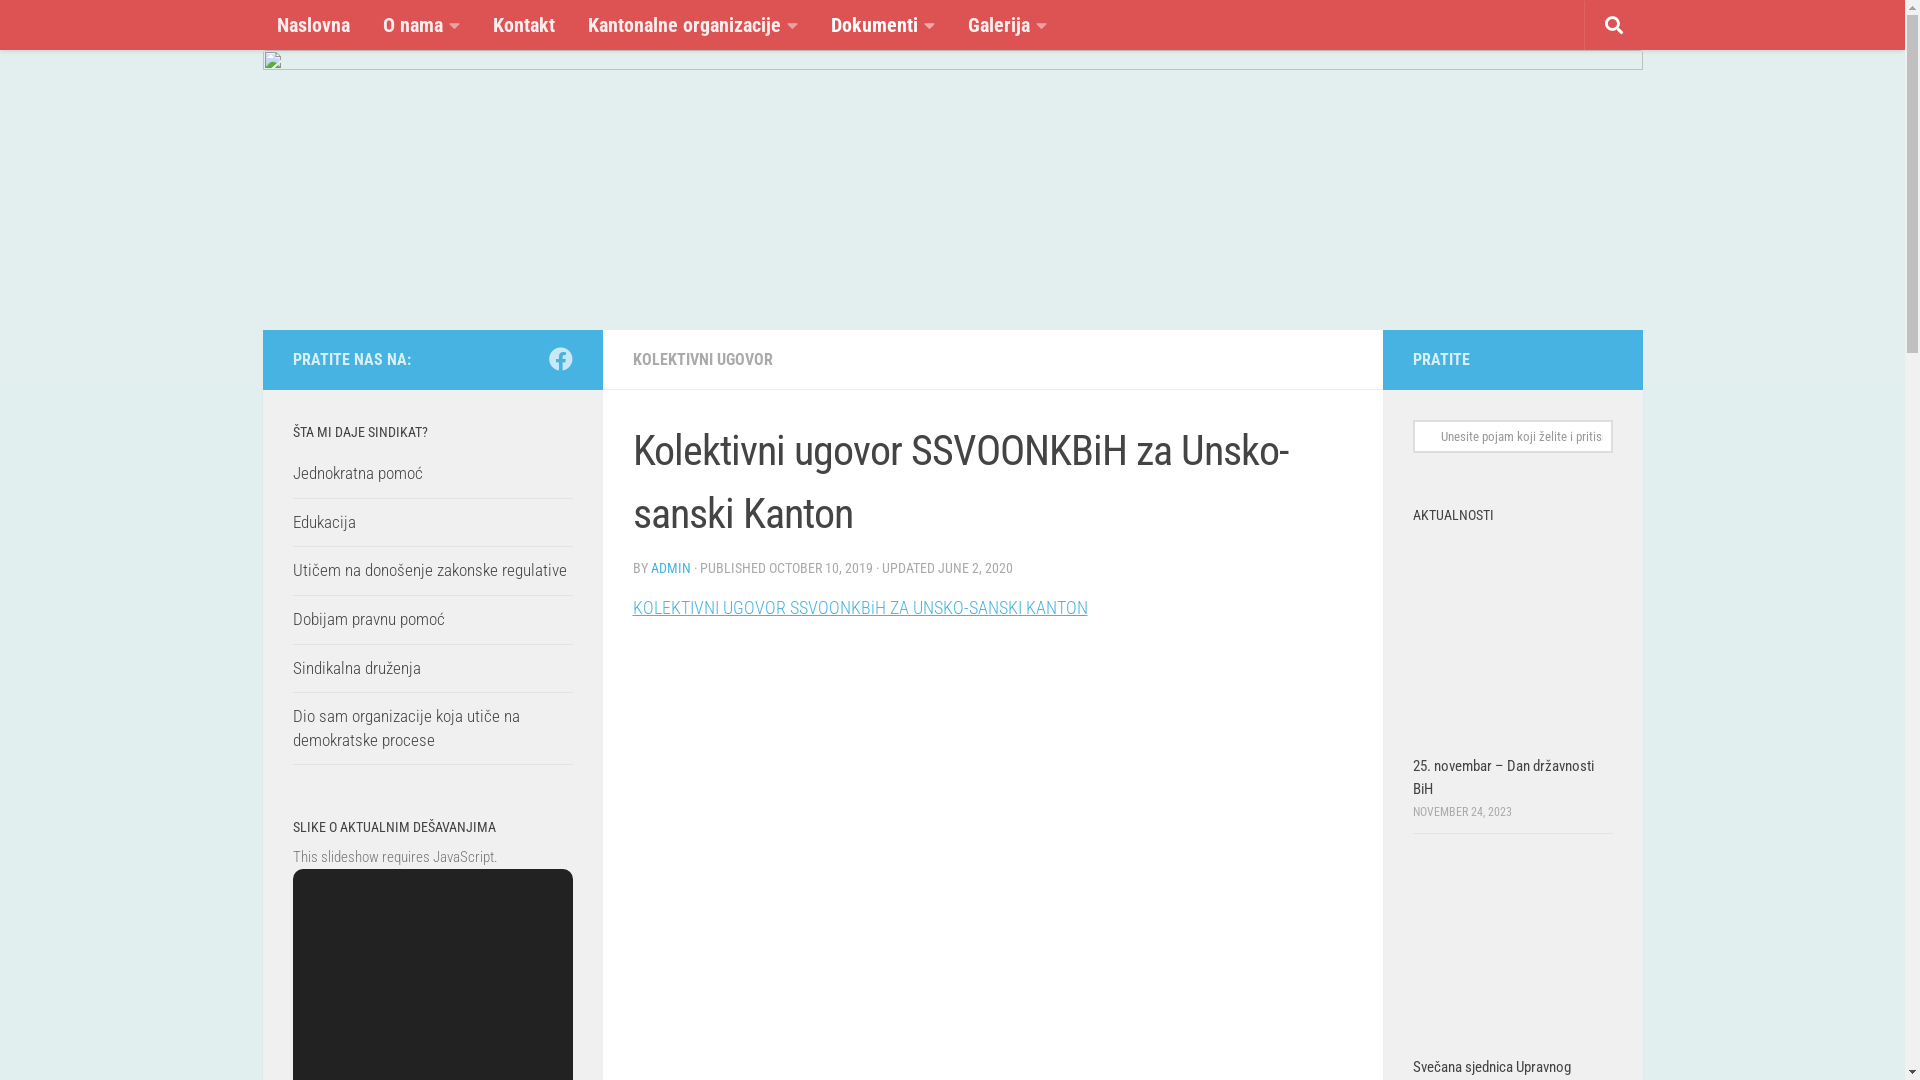  What do you see at coordinates (76, 27) in the screenshot?
I see `'Skip to content'` at bounding box center [76, 27].